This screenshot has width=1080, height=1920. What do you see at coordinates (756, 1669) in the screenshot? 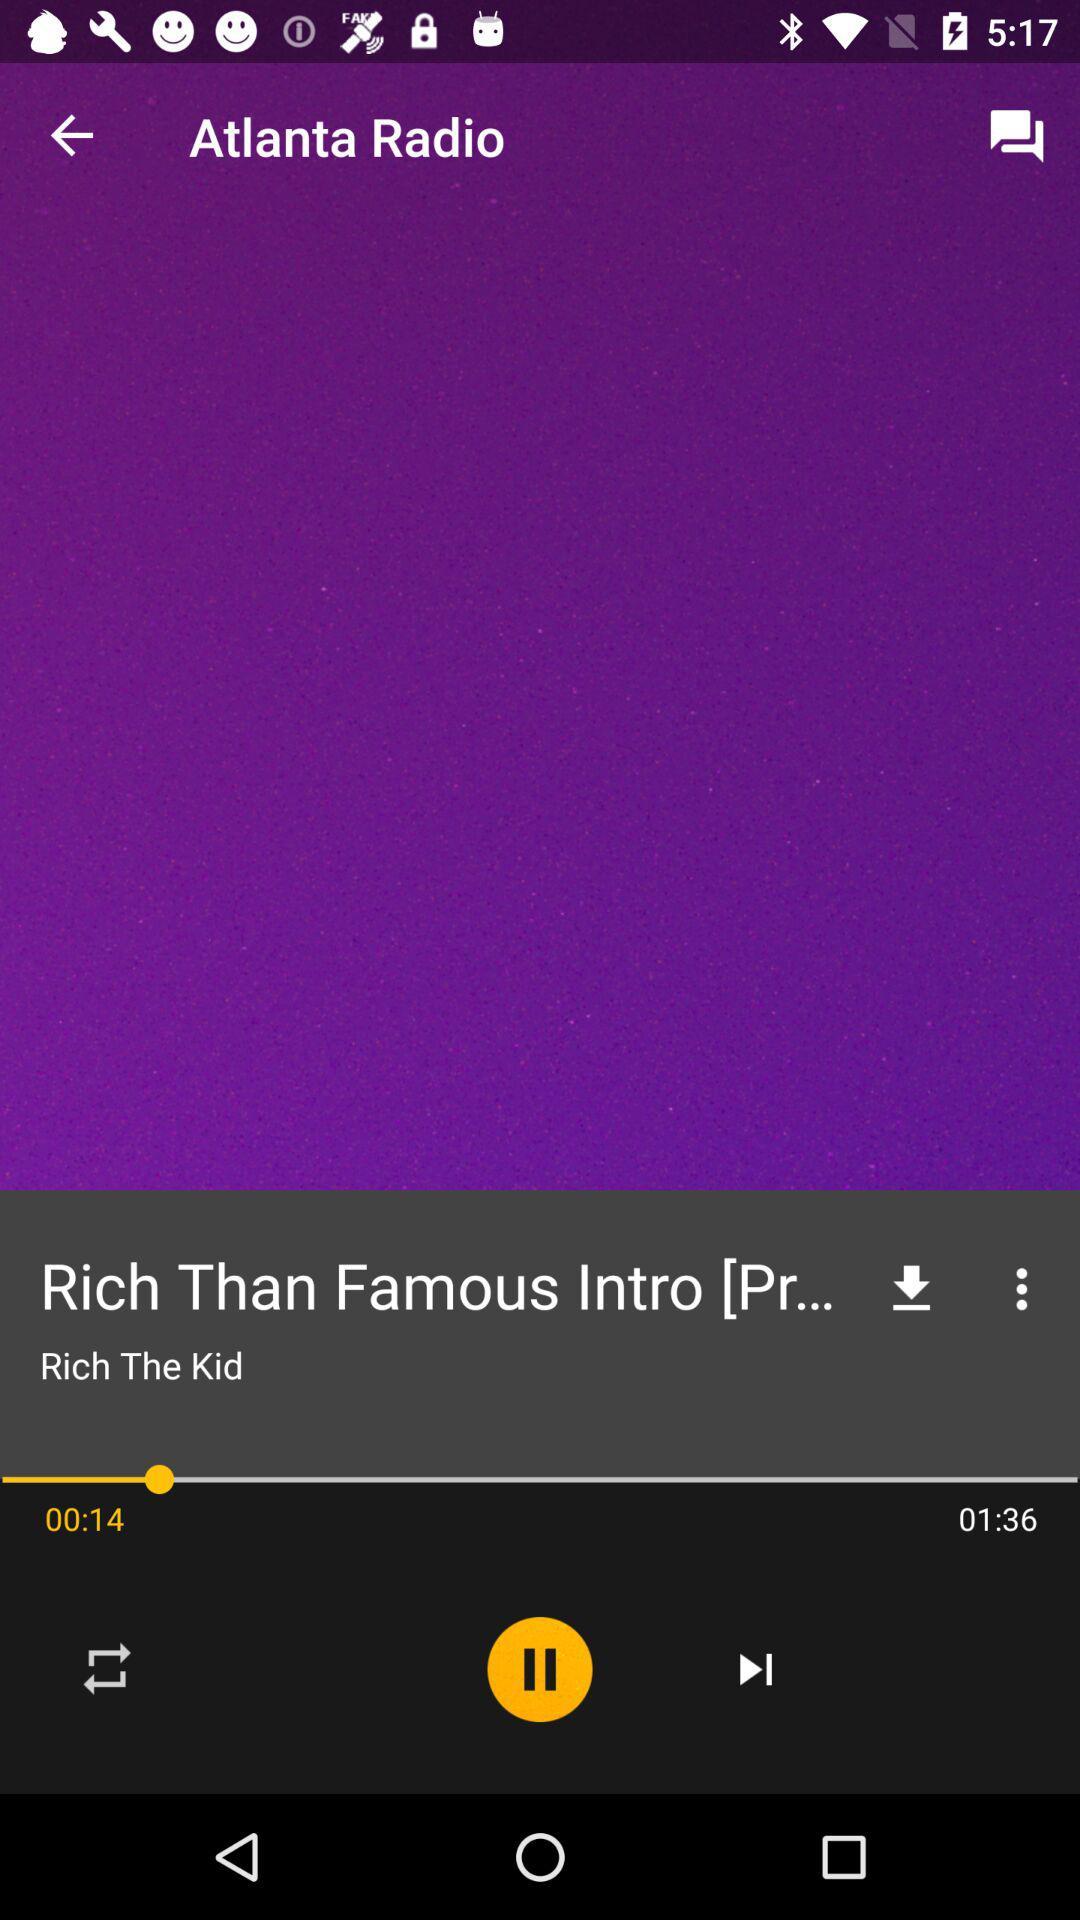
I see `the skip_next icon` at bounding box center [756, 1669].